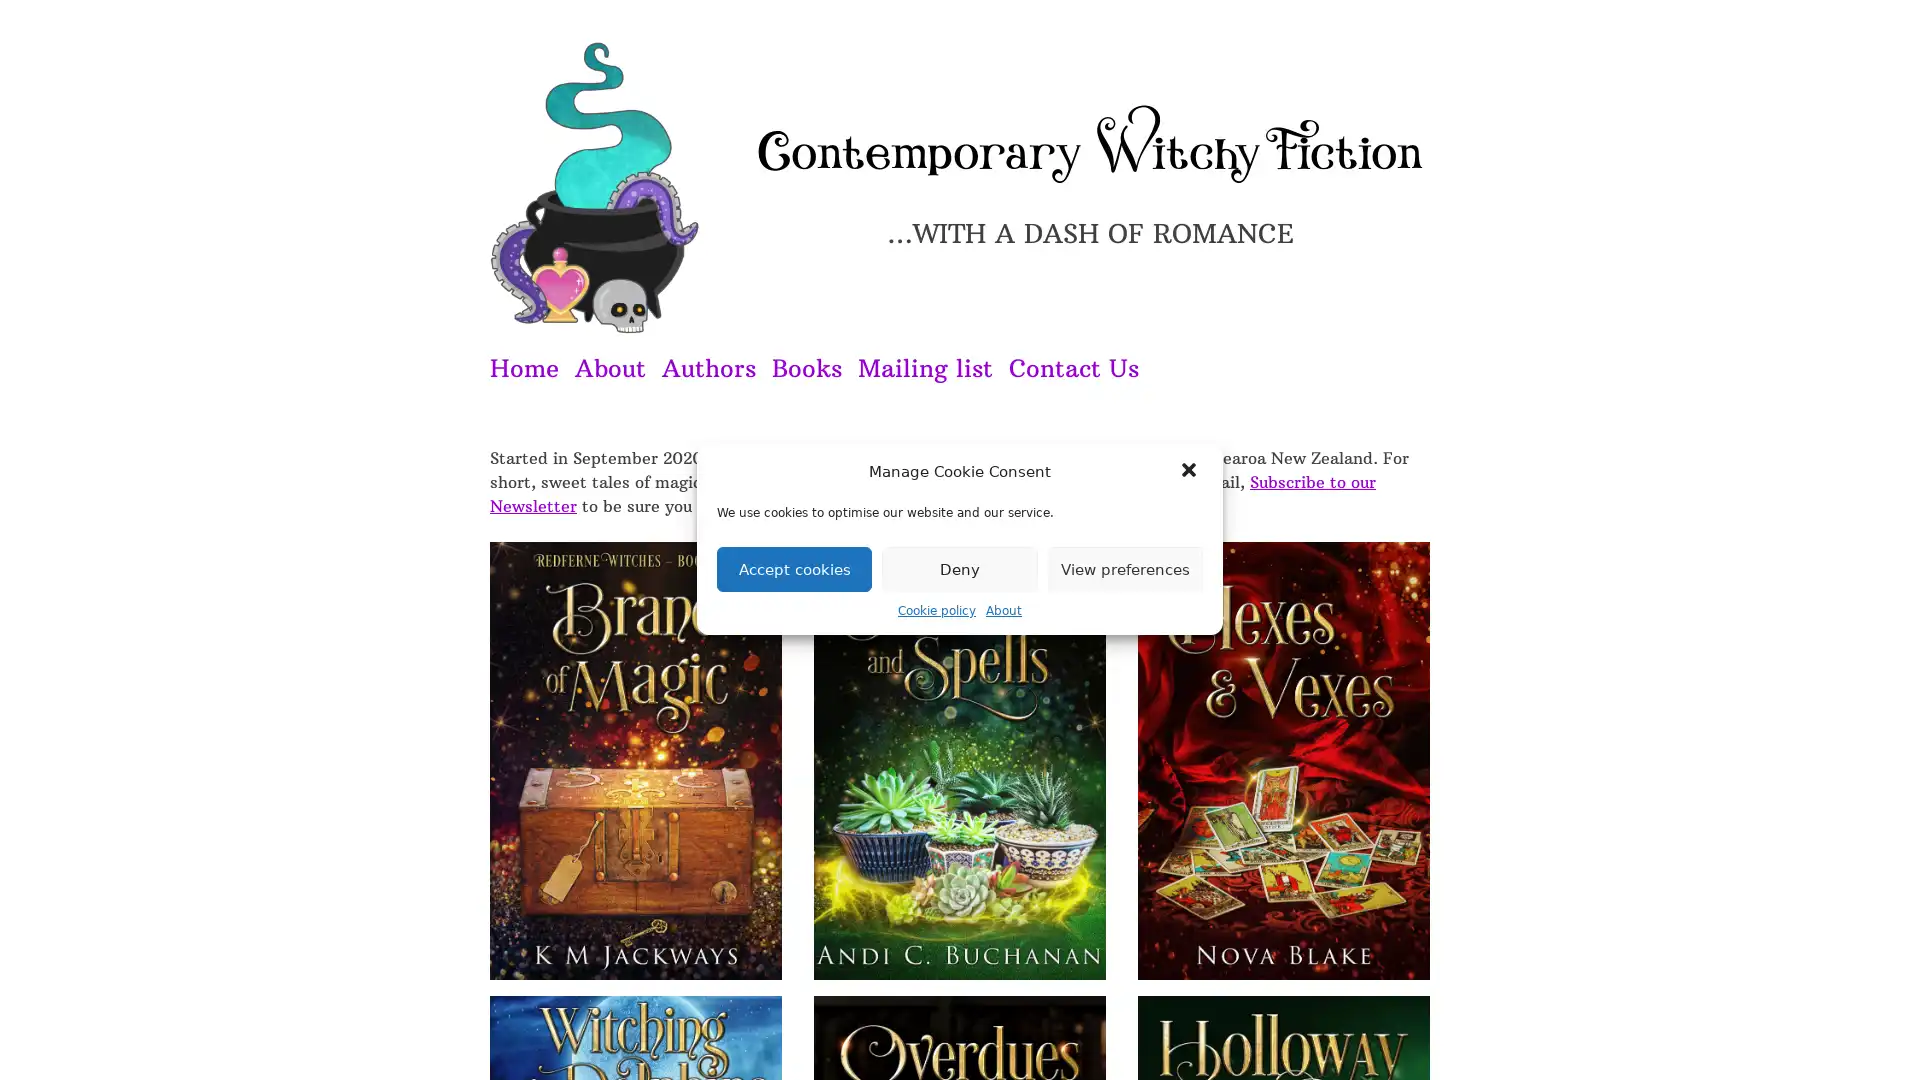 Image resolution: width=1920 pixels, height=1080 pixels. Describe the element at coordinates (793, 569) in the screenshot. I see `Accept cookies` at that location.